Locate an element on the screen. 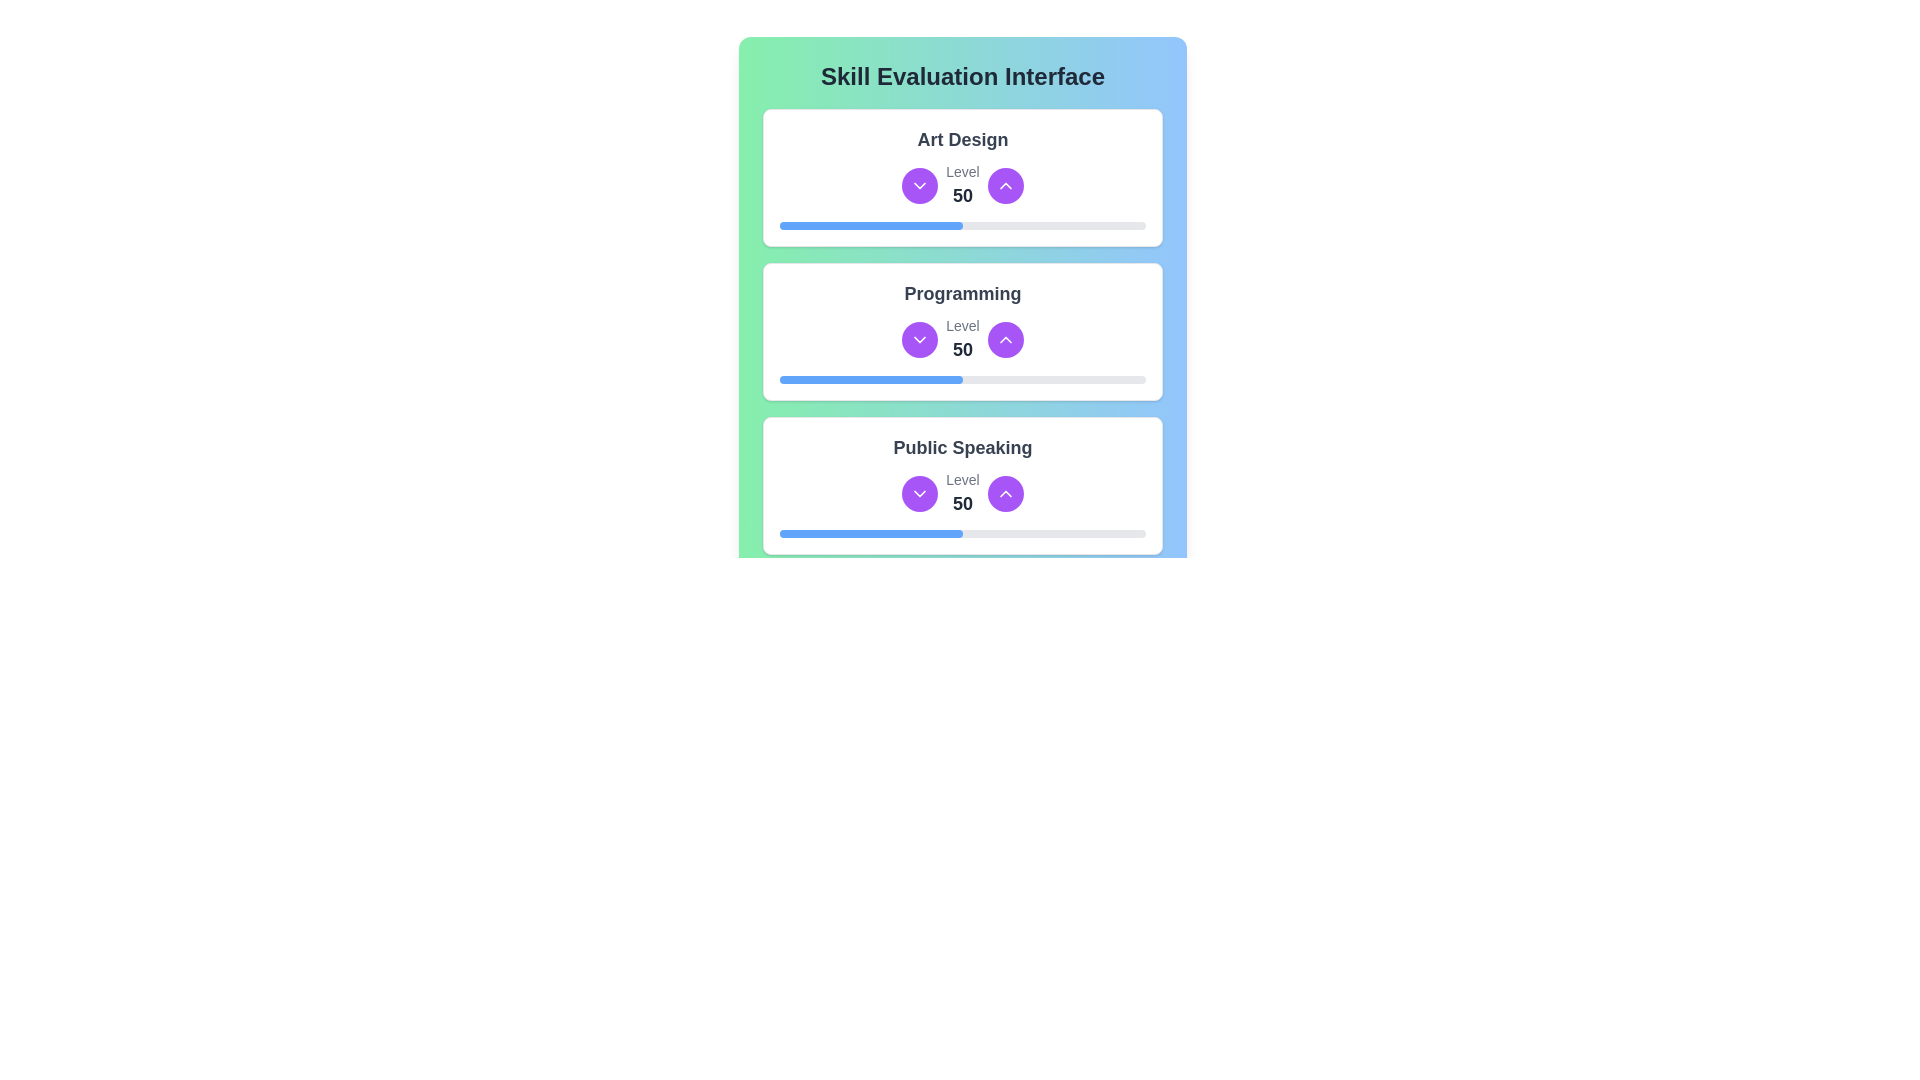  the skill level selector is located at coordinates (963, 185).